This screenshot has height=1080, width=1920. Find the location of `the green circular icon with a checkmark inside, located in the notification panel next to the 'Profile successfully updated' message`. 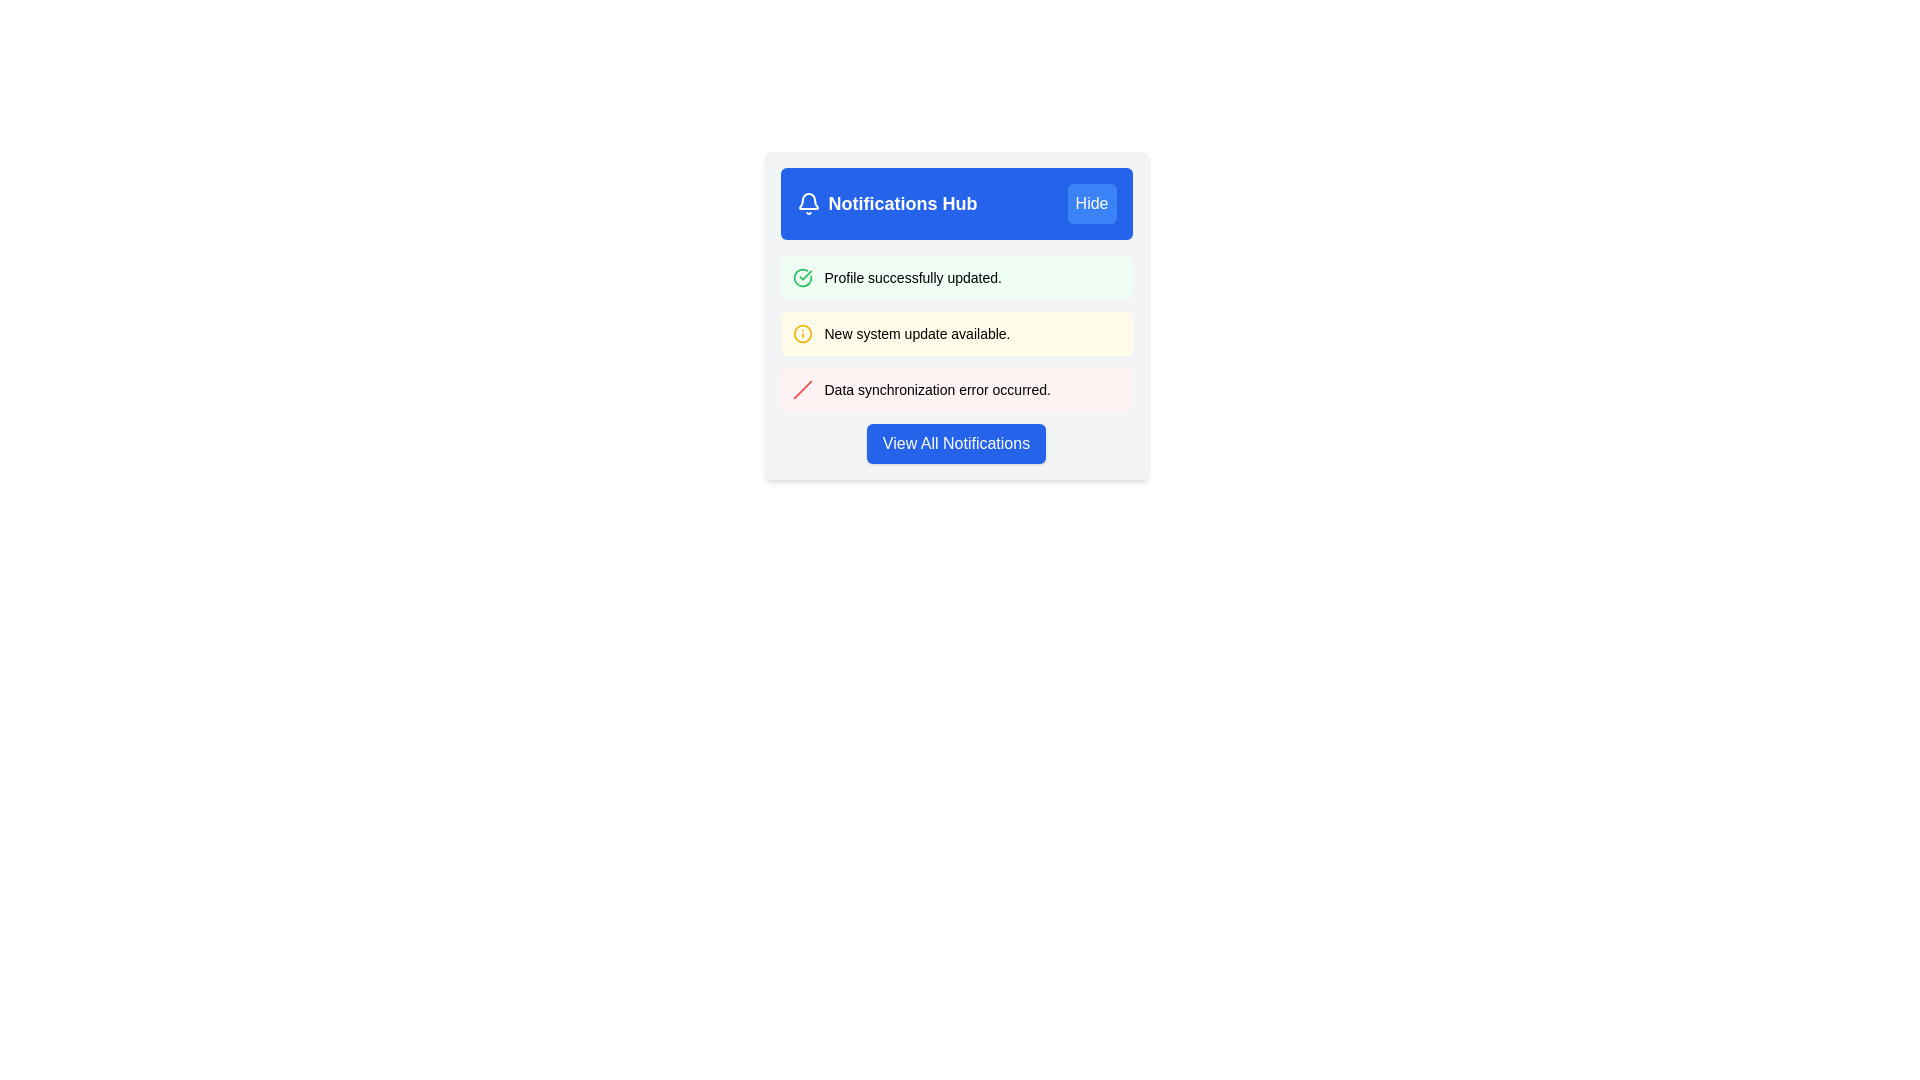

the green circular icon with a checkmark inside, located in the notification panel next to the 'Profile successfully updated' message is located at coordinates (802, 277).